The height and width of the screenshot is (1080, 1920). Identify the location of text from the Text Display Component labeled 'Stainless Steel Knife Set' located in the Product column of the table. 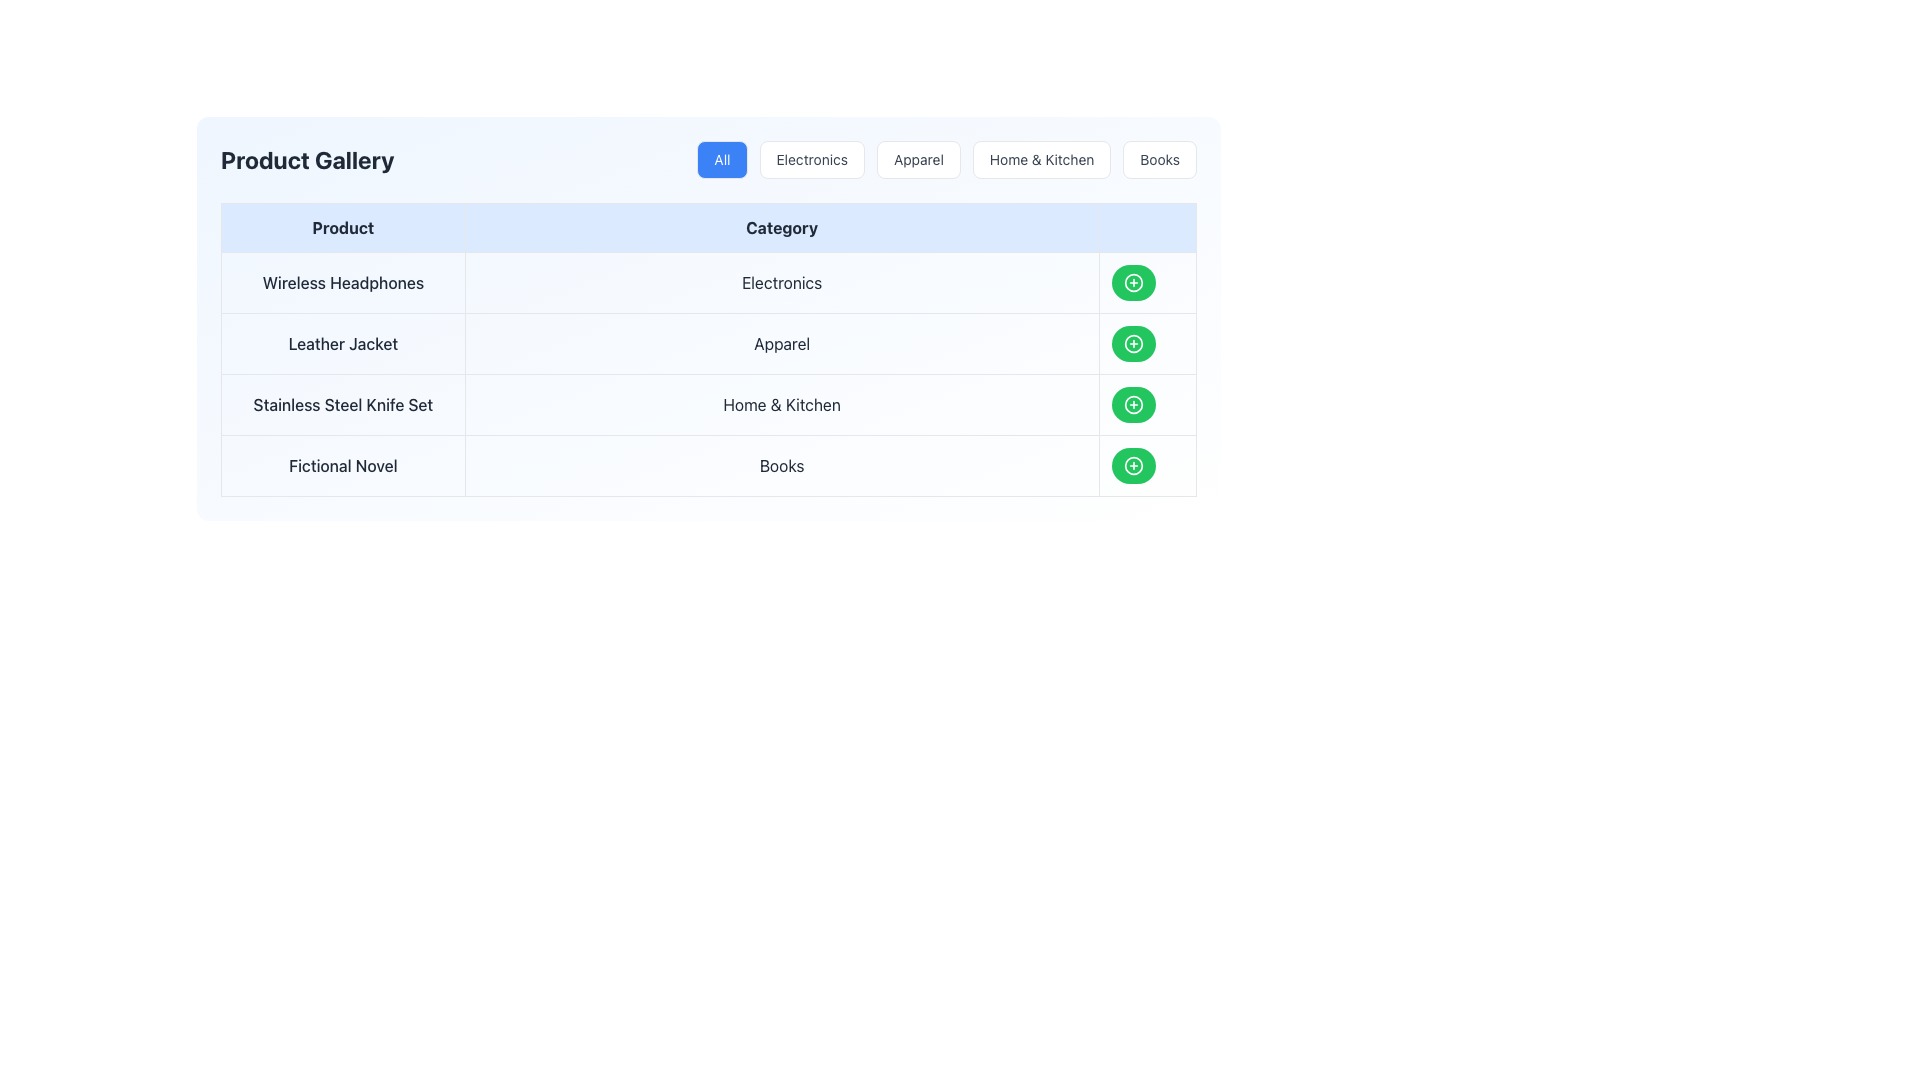
(343, 405).